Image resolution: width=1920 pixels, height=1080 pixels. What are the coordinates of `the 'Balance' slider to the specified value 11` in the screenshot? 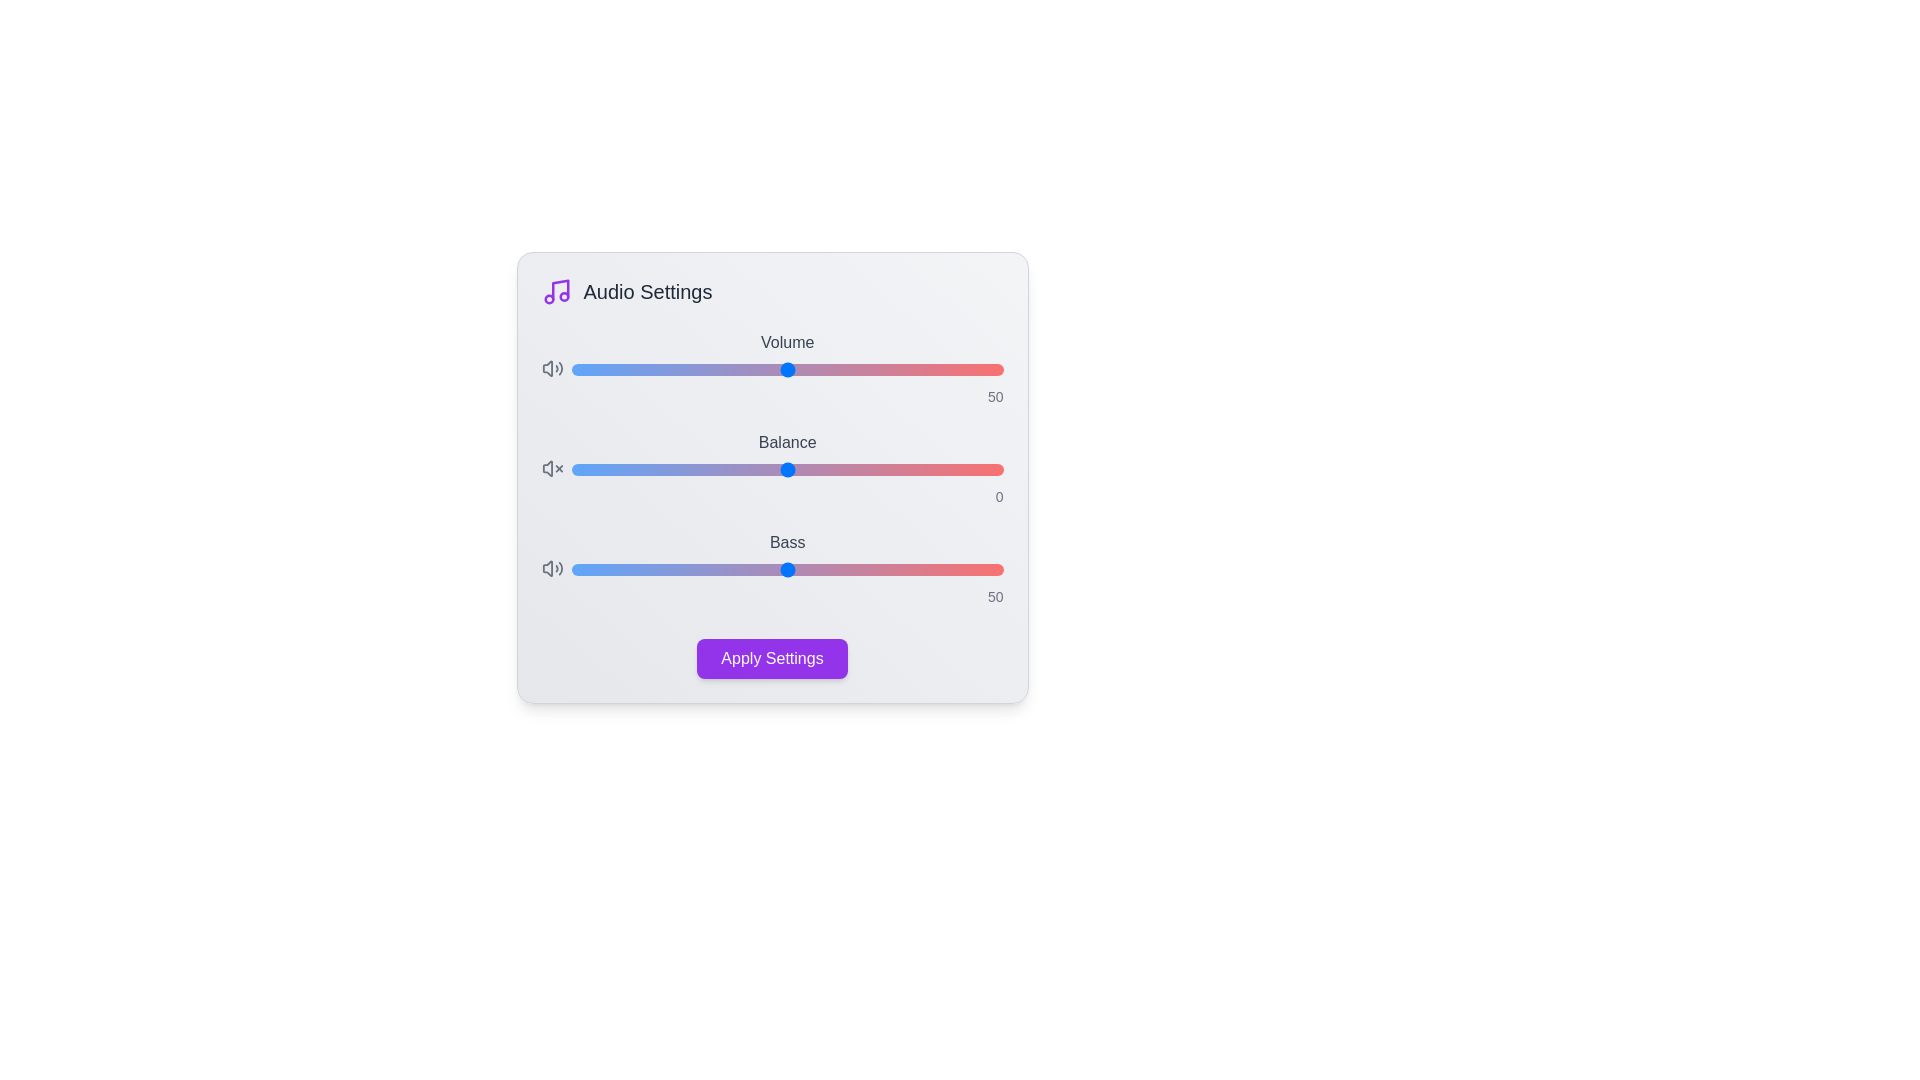 It's located at (835, 470).